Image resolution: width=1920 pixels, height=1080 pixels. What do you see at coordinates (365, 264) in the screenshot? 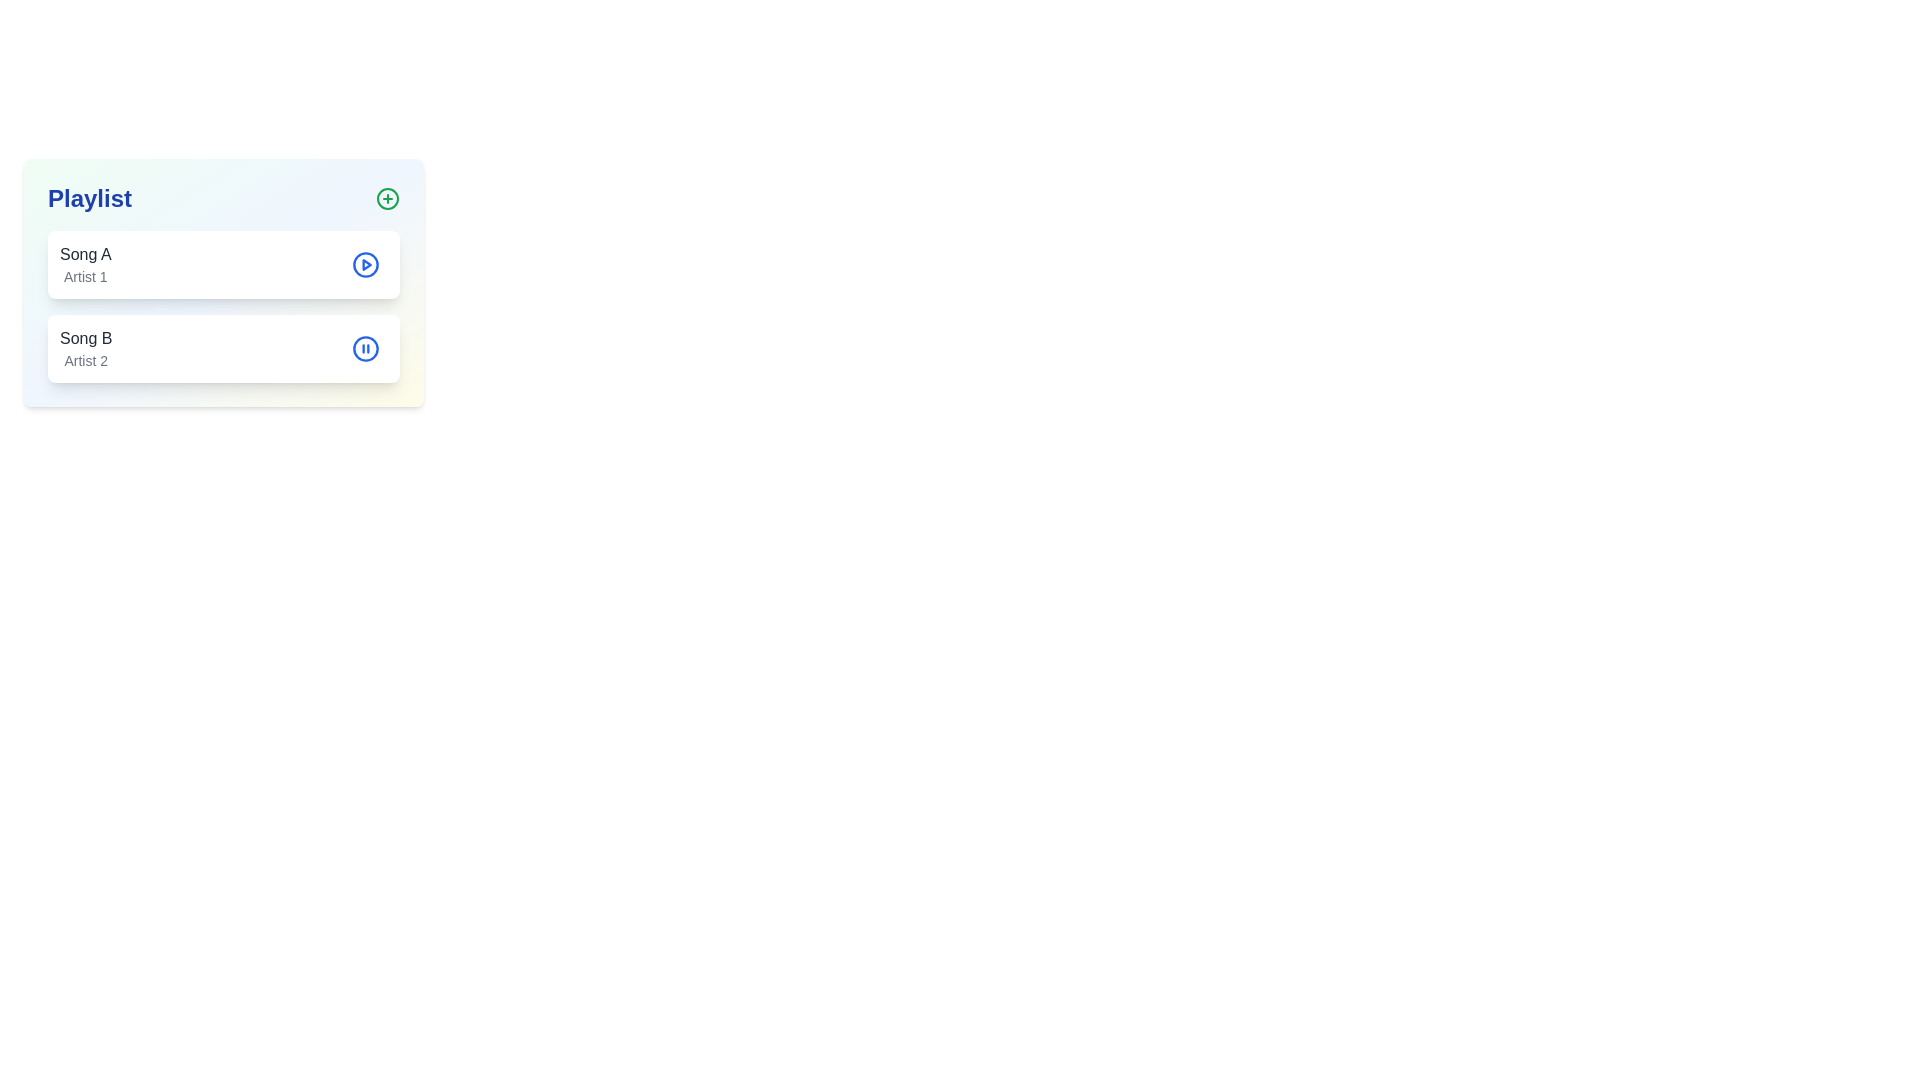
I see `the play button located on the right side of 'Song A' to initiate playback of the song` at bounding box center [365, 264].